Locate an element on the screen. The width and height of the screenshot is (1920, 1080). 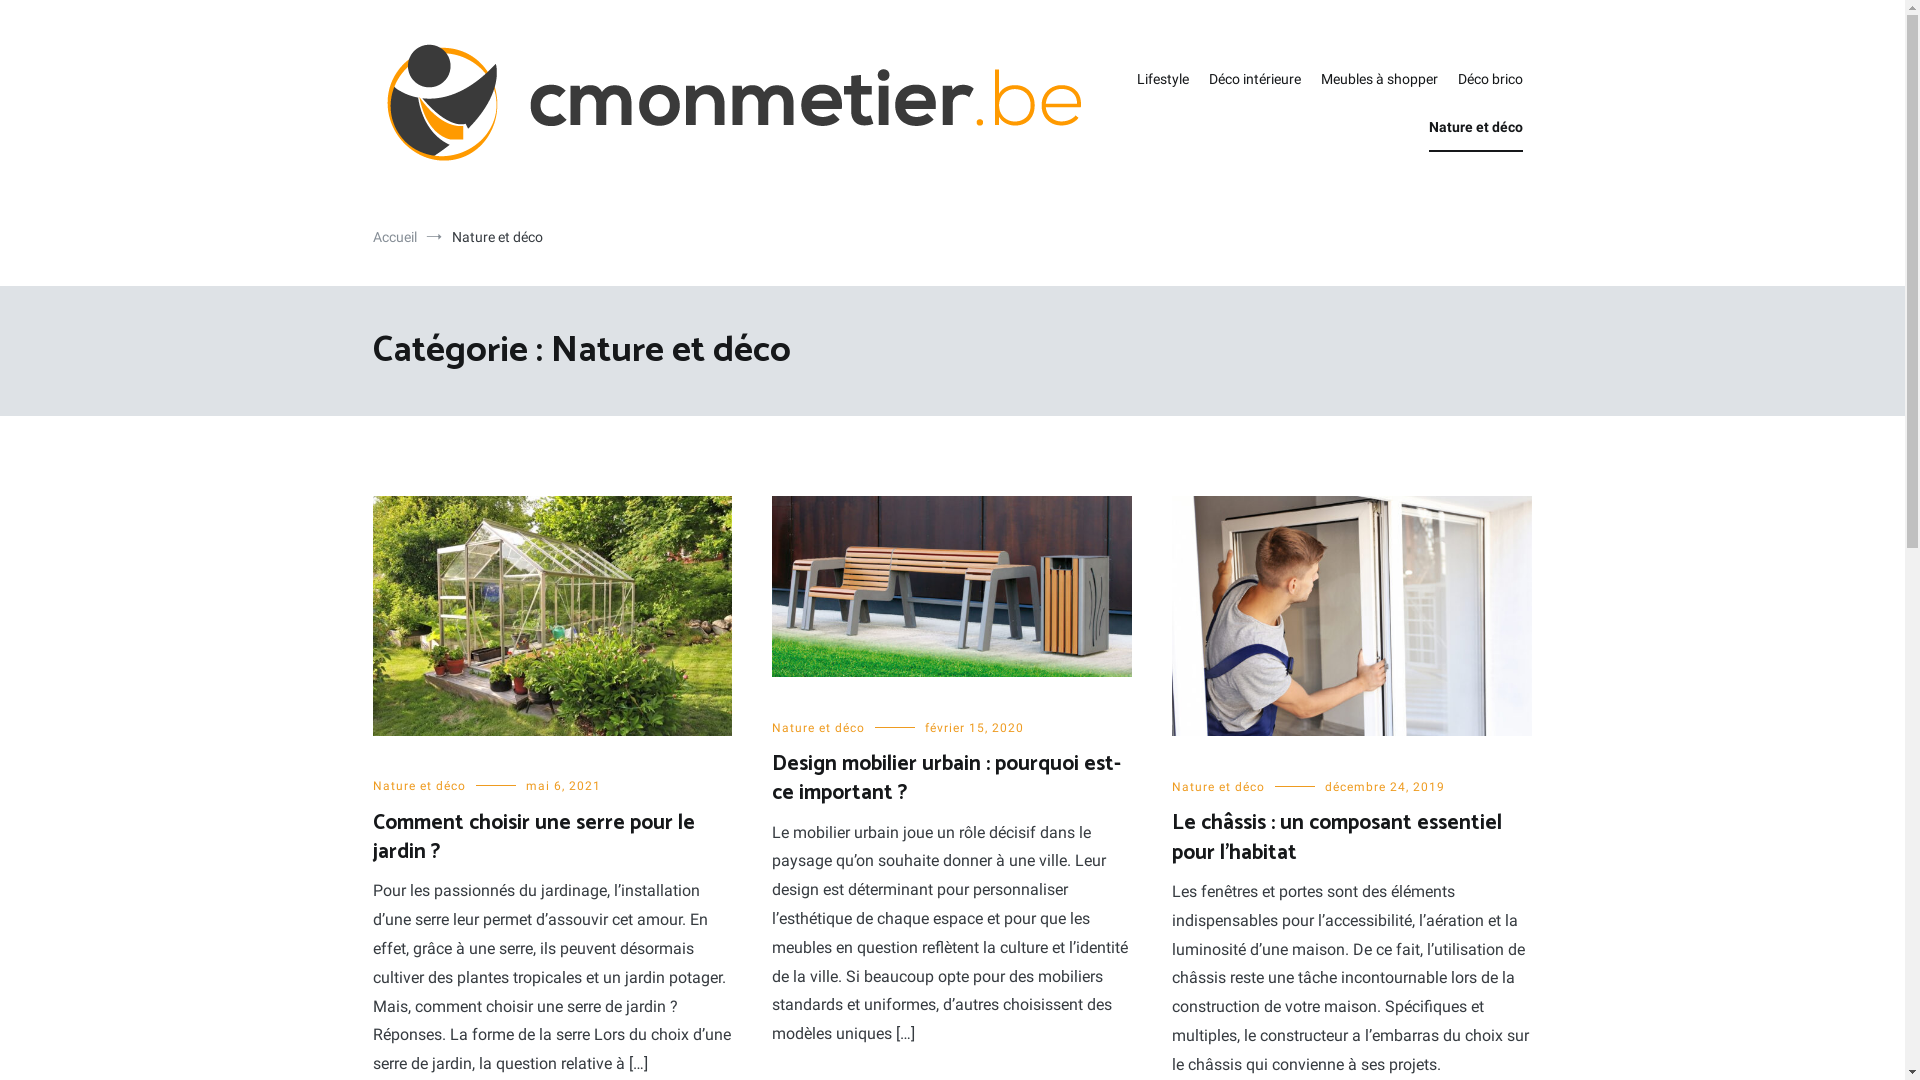
'mai 6, 2021' is located at coordinates (526, 785).